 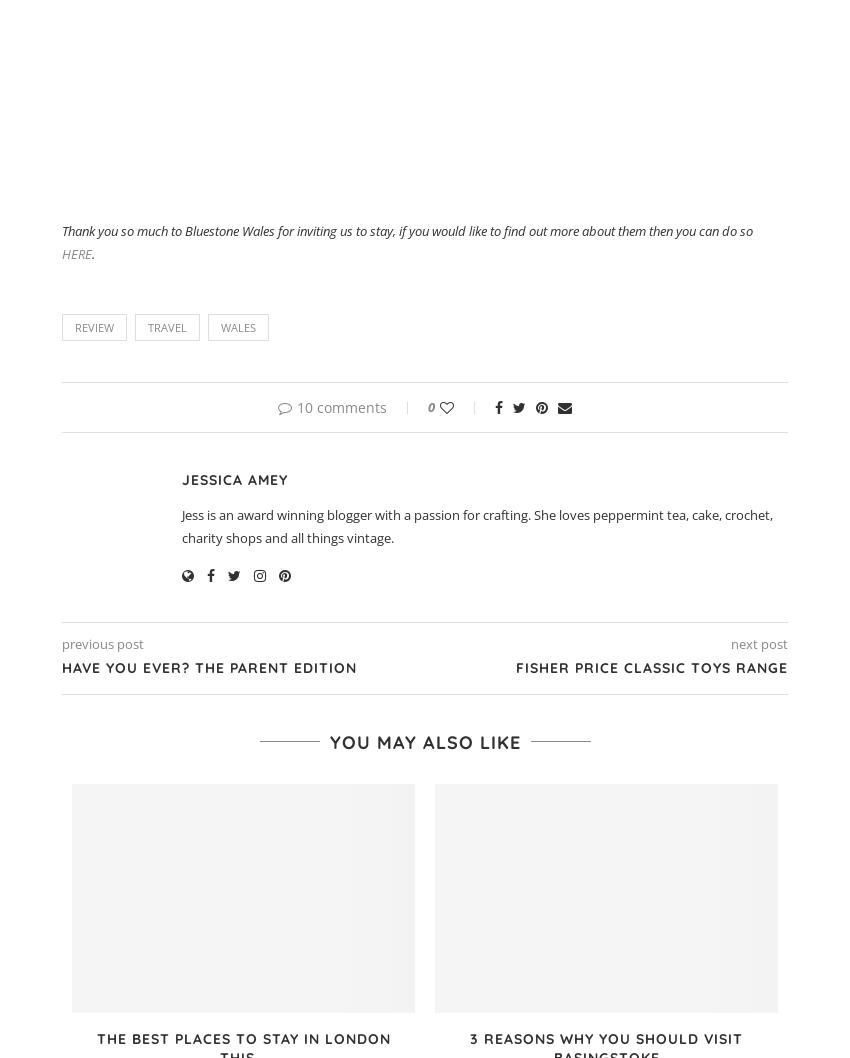 What do you see at coordinates (759, 643) in the screenshot?
I see `'next post'` at bounding box center [759, 643].